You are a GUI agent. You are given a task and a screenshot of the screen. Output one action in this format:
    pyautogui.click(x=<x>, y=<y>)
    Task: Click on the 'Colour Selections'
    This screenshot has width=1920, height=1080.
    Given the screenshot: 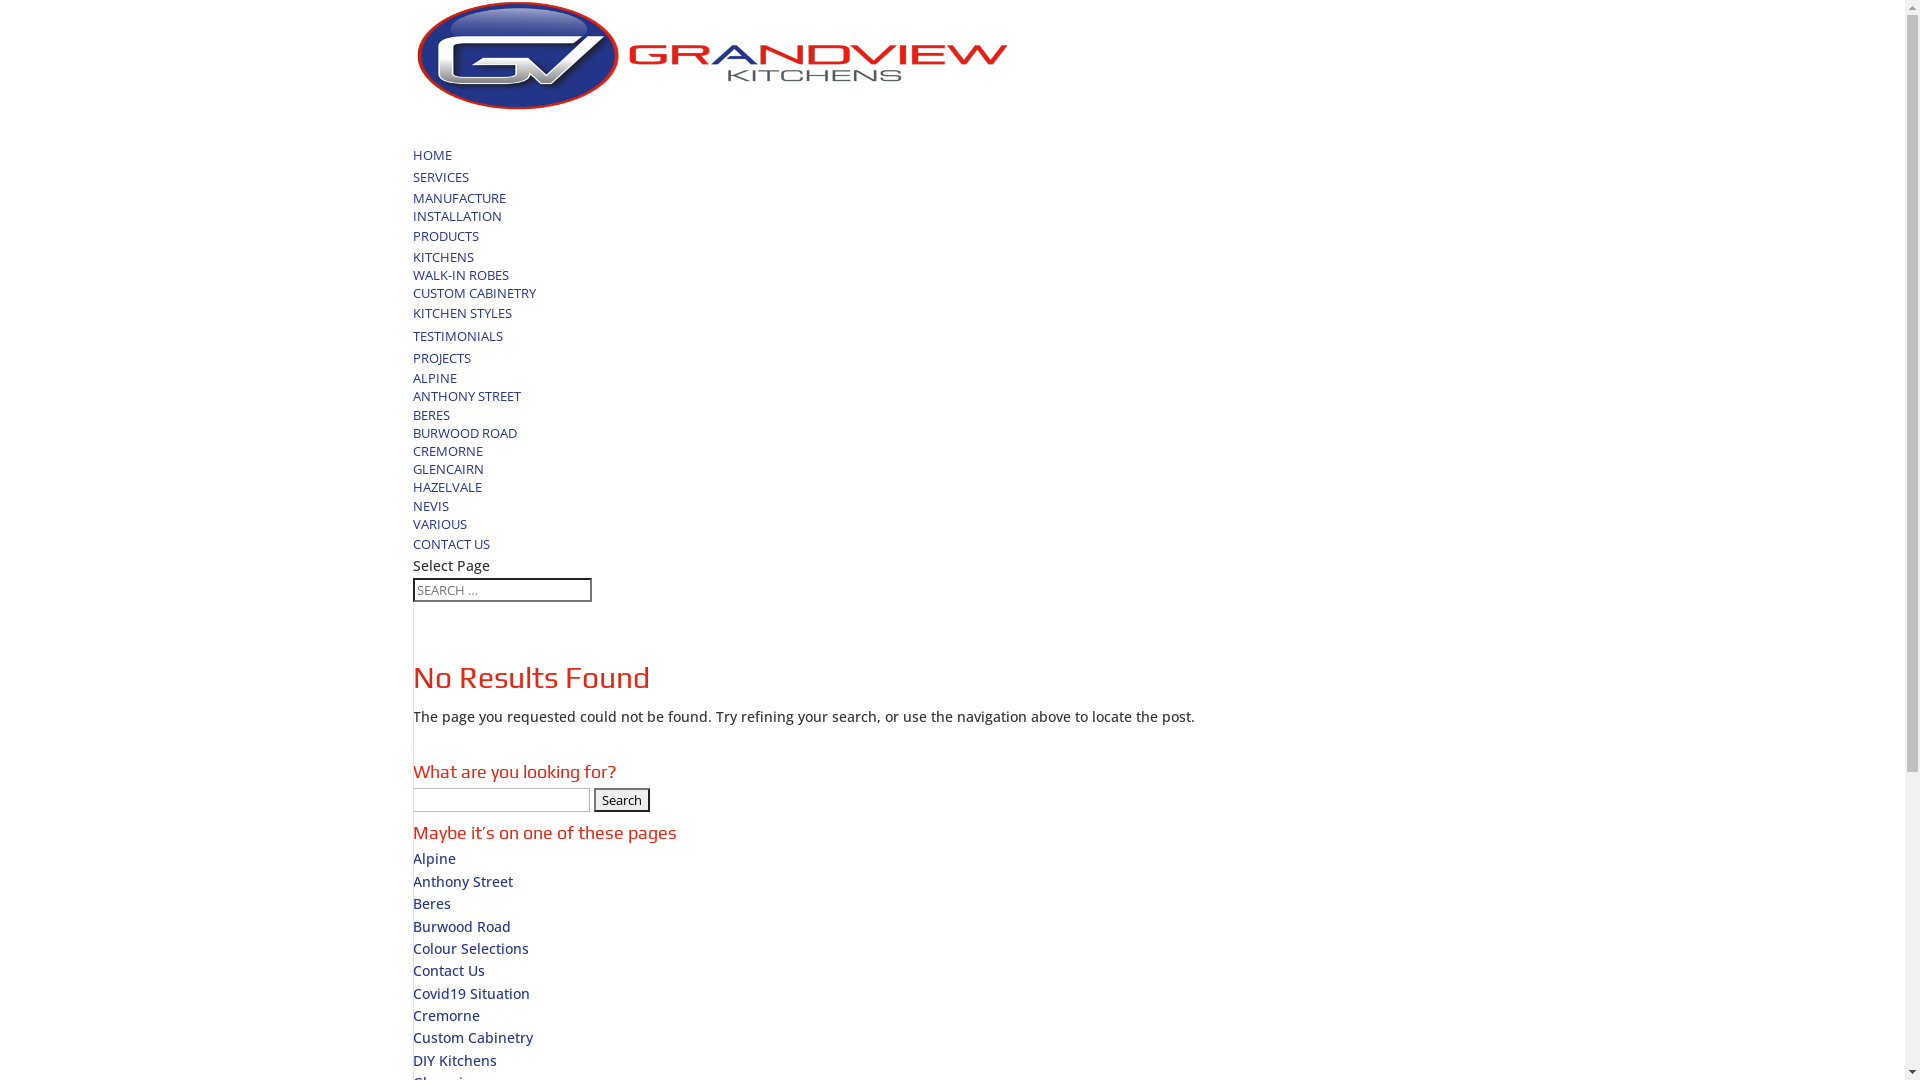 What is the action you would take?
    pyautogui.click(x=469, y=947)
    